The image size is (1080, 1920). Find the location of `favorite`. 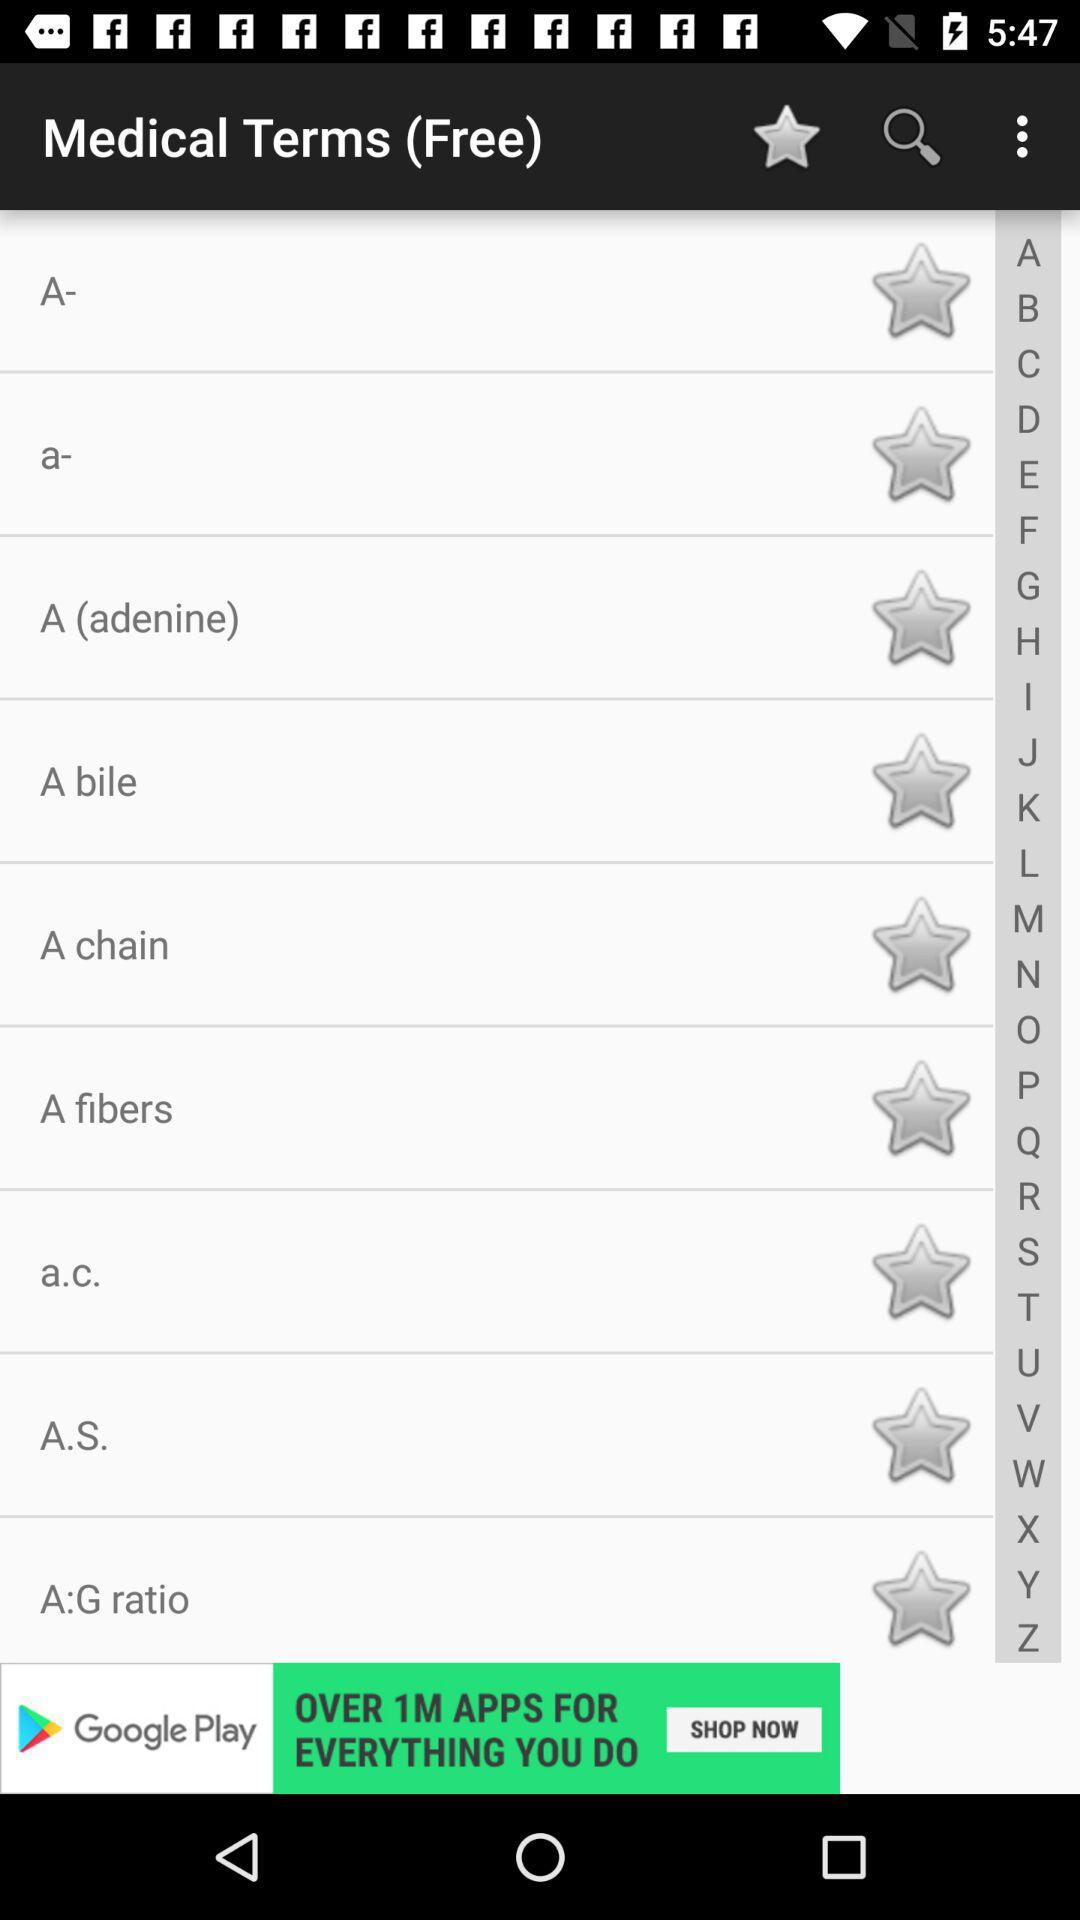

favorite is located at coordinates (920, 1106).